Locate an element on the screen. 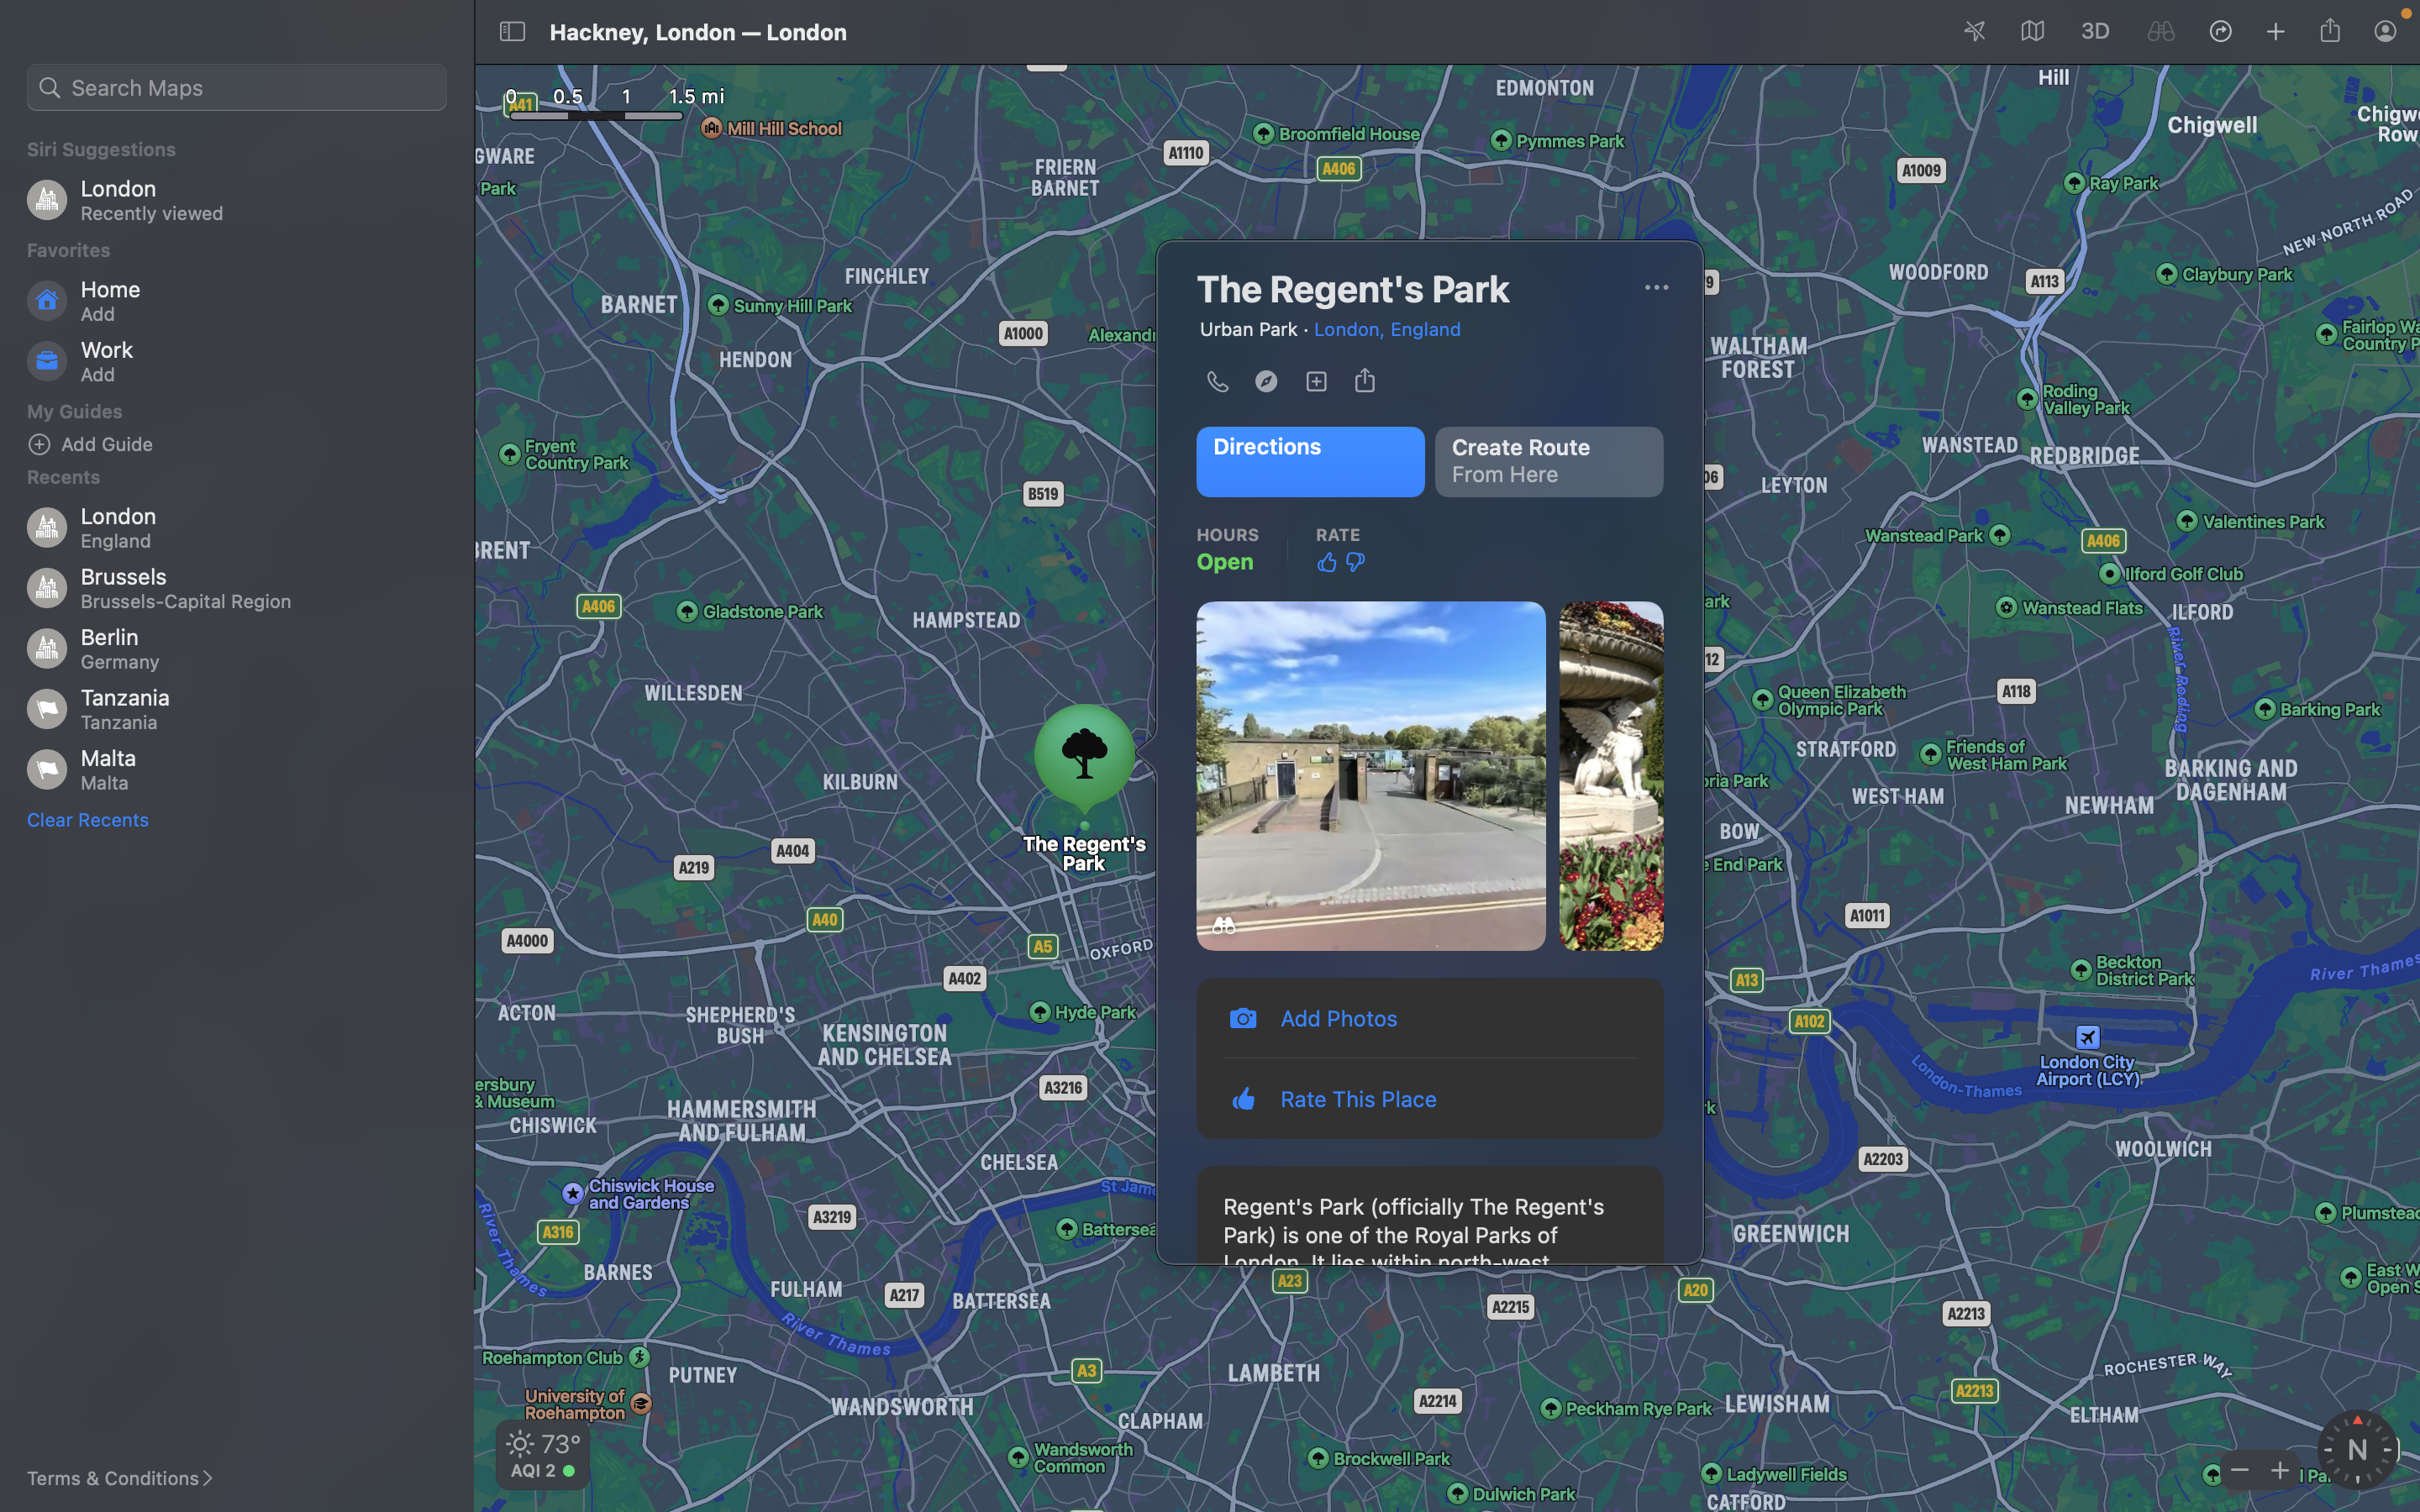  Determine the quickest route to the nearest public transport stop is located at coordinates (1307, 461).